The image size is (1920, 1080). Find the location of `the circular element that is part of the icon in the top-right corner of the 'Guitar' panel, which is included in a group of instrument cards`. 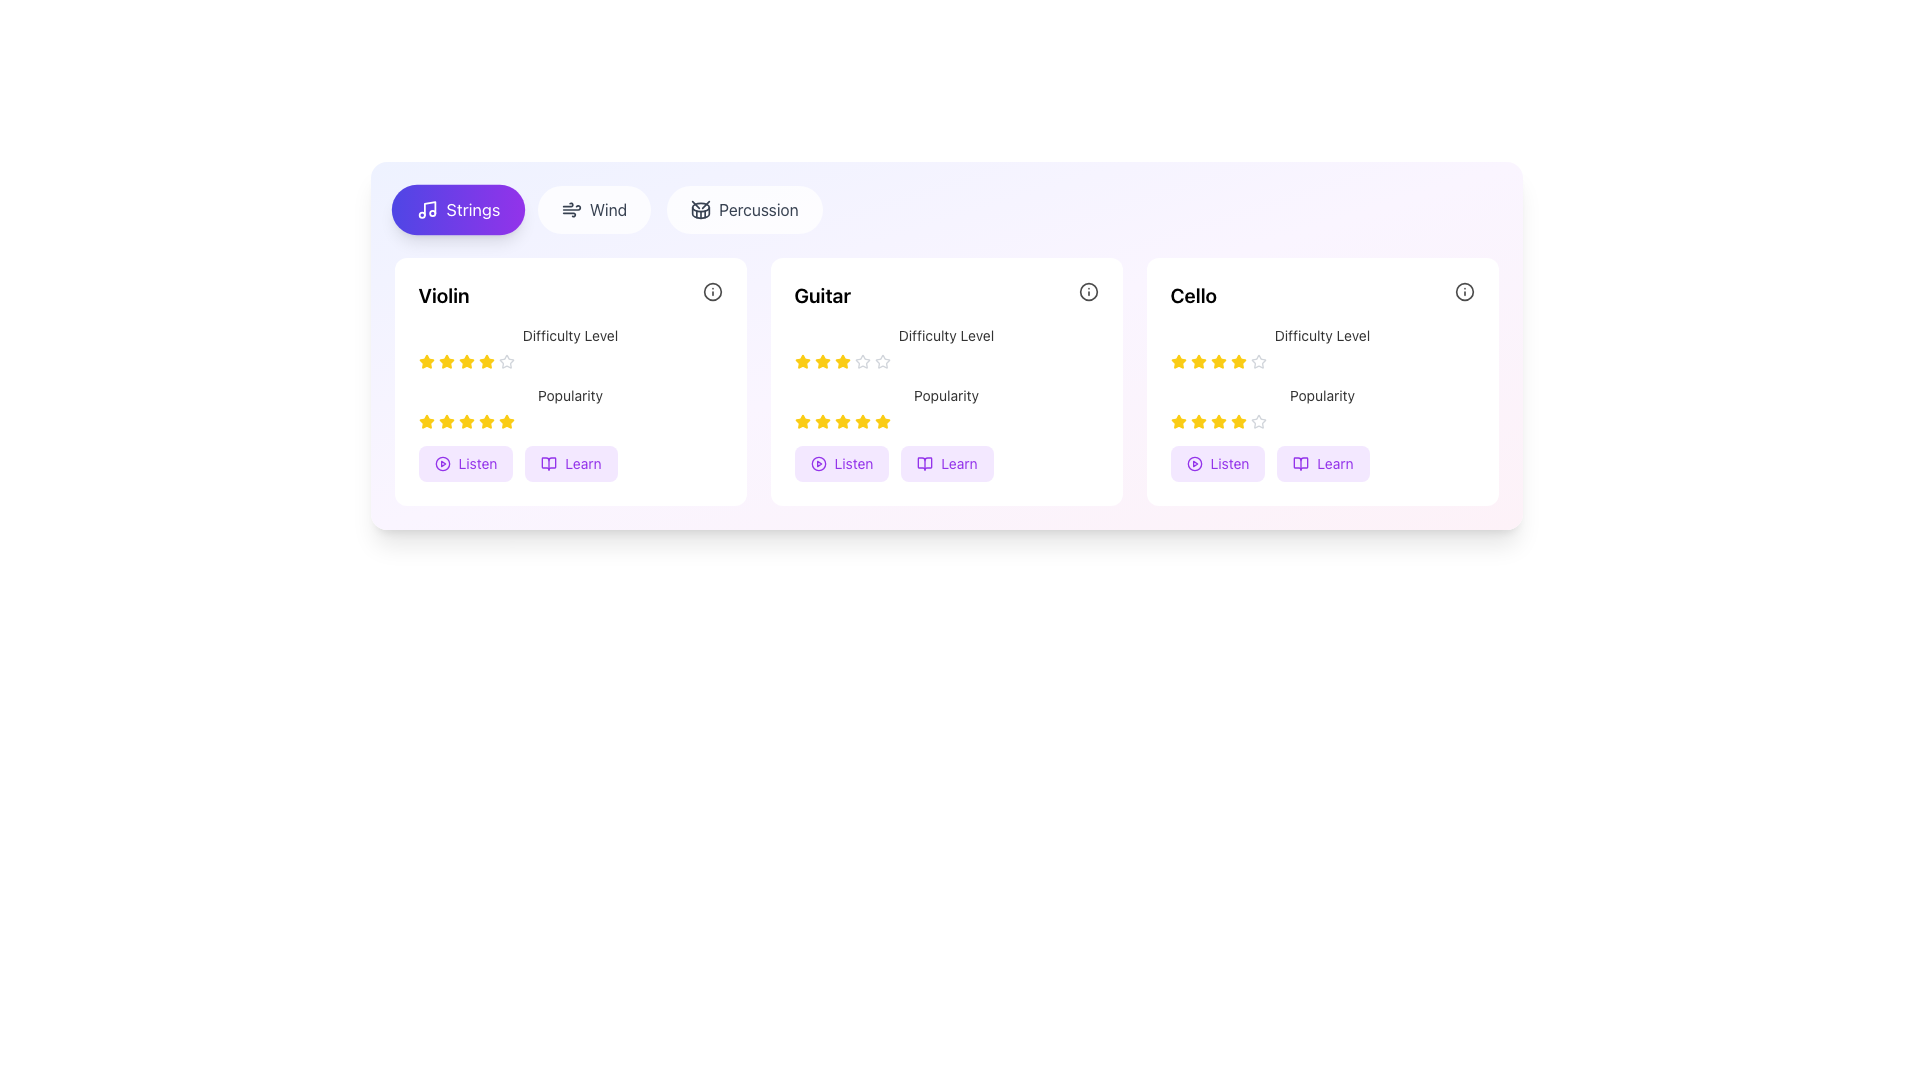

the circular element that is part of the icon in the top-right corner of the 'Guitar' panel, which is included in a group of instrument cards is located at coordinates (1087, 292).